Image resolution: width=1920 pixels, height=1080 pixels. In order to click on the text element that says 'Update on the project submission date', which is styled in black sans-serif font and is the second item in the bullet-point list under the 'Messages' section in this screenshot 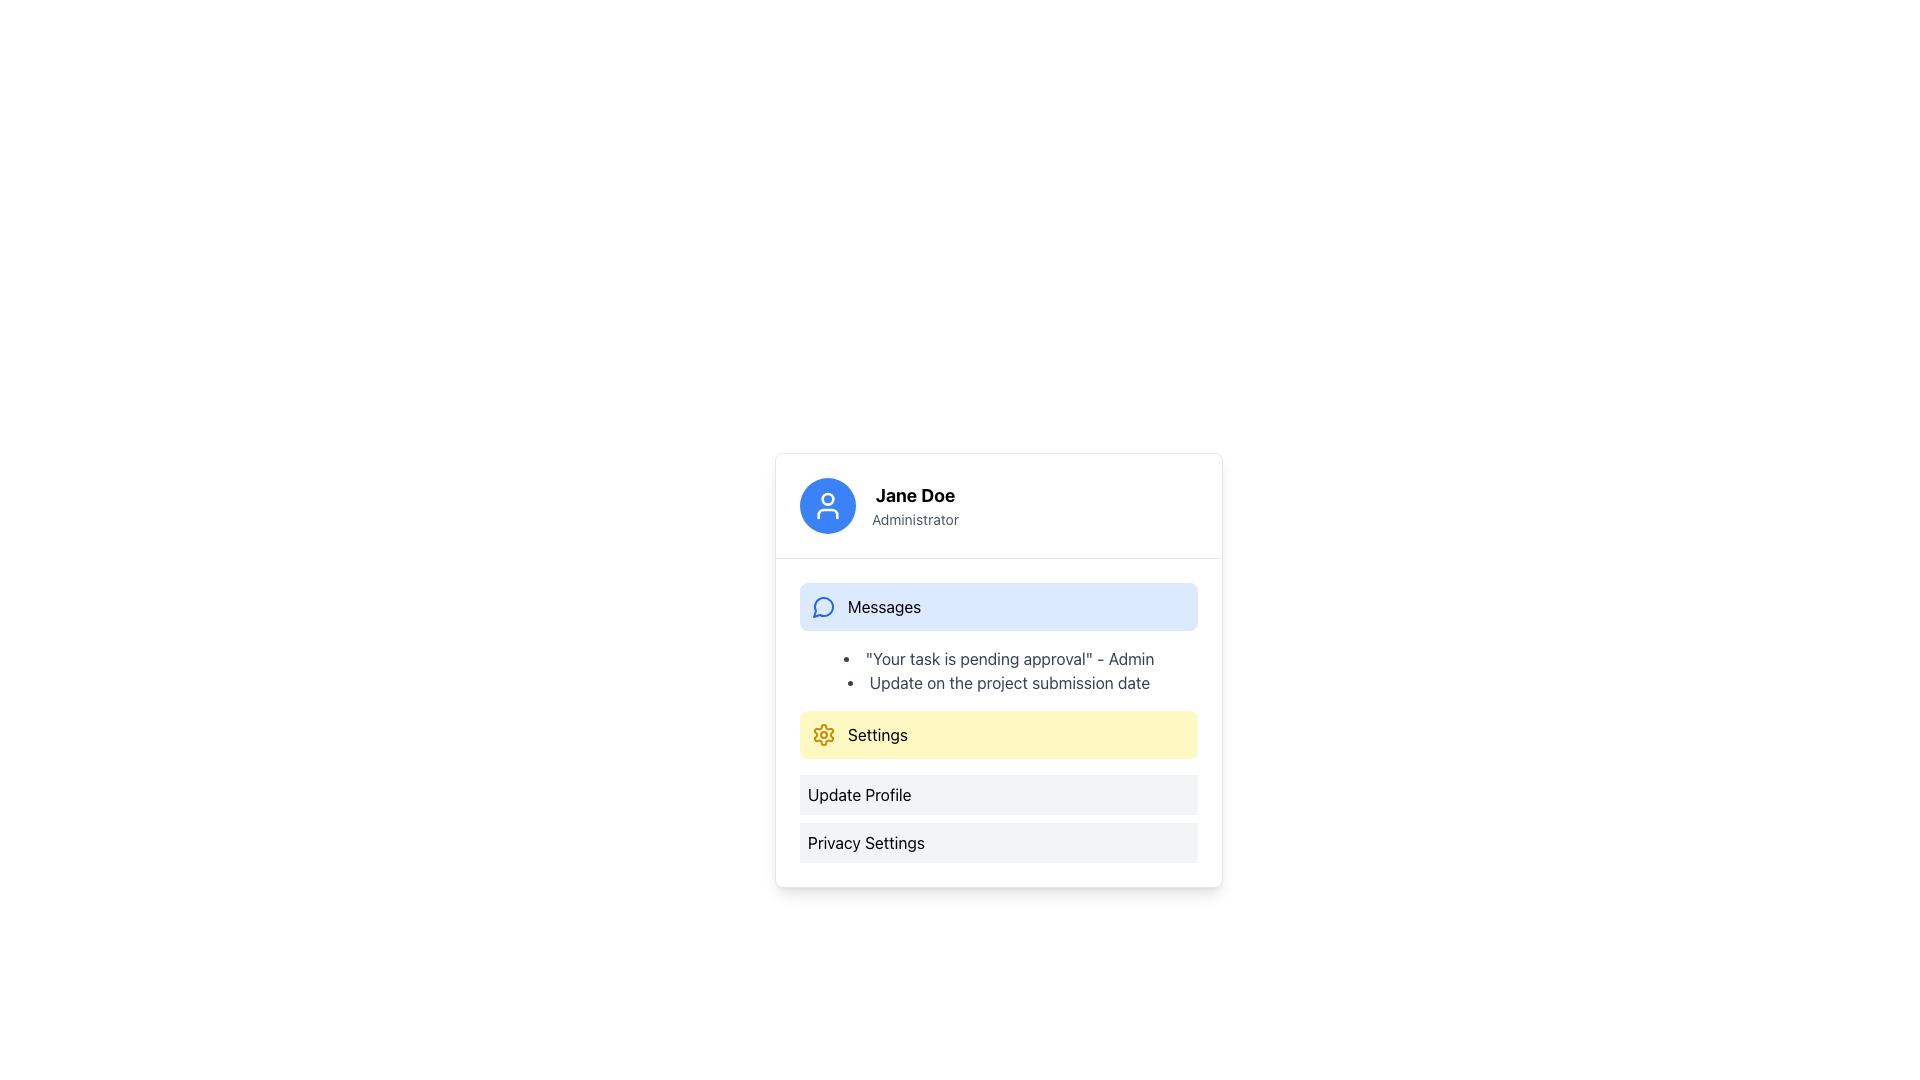, I will do `click(998, 681)`.